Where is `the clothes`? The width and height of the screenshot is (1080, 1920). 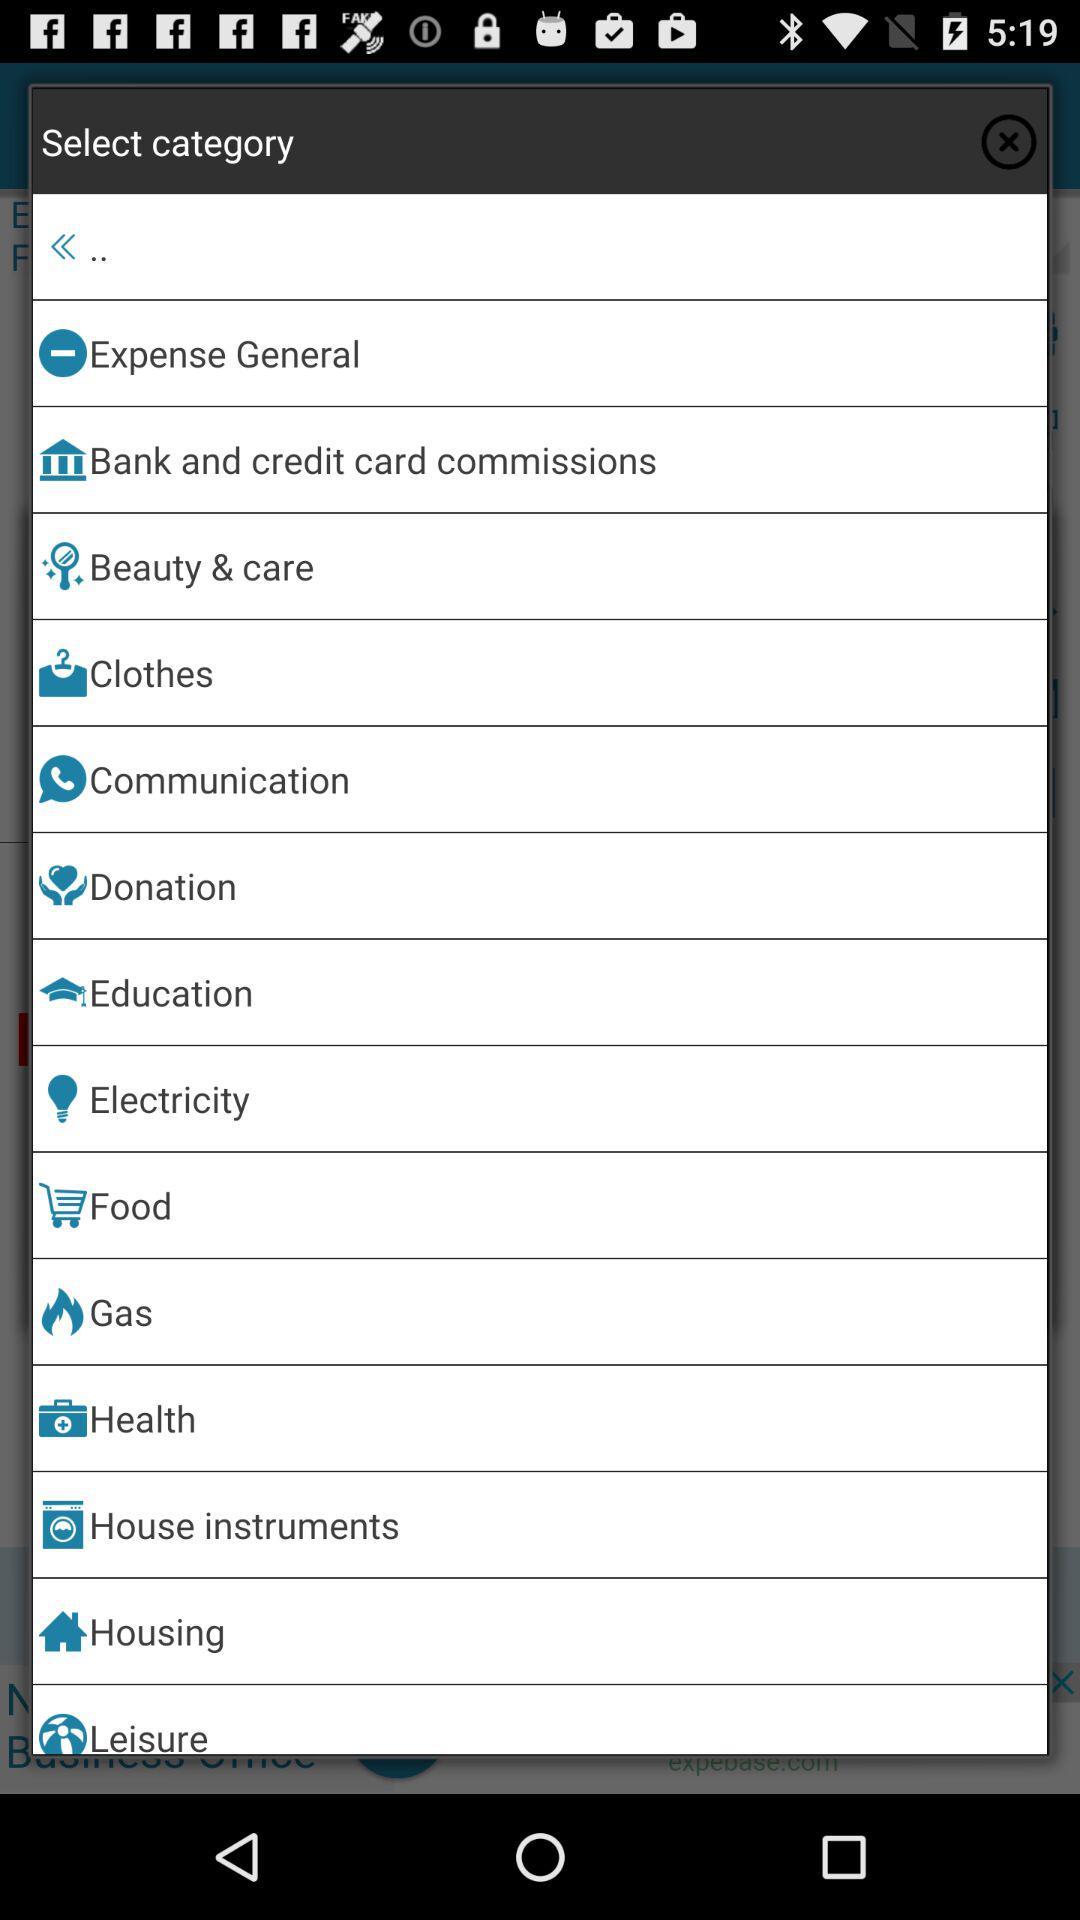 the clothes is located at coordinates (564, 672).